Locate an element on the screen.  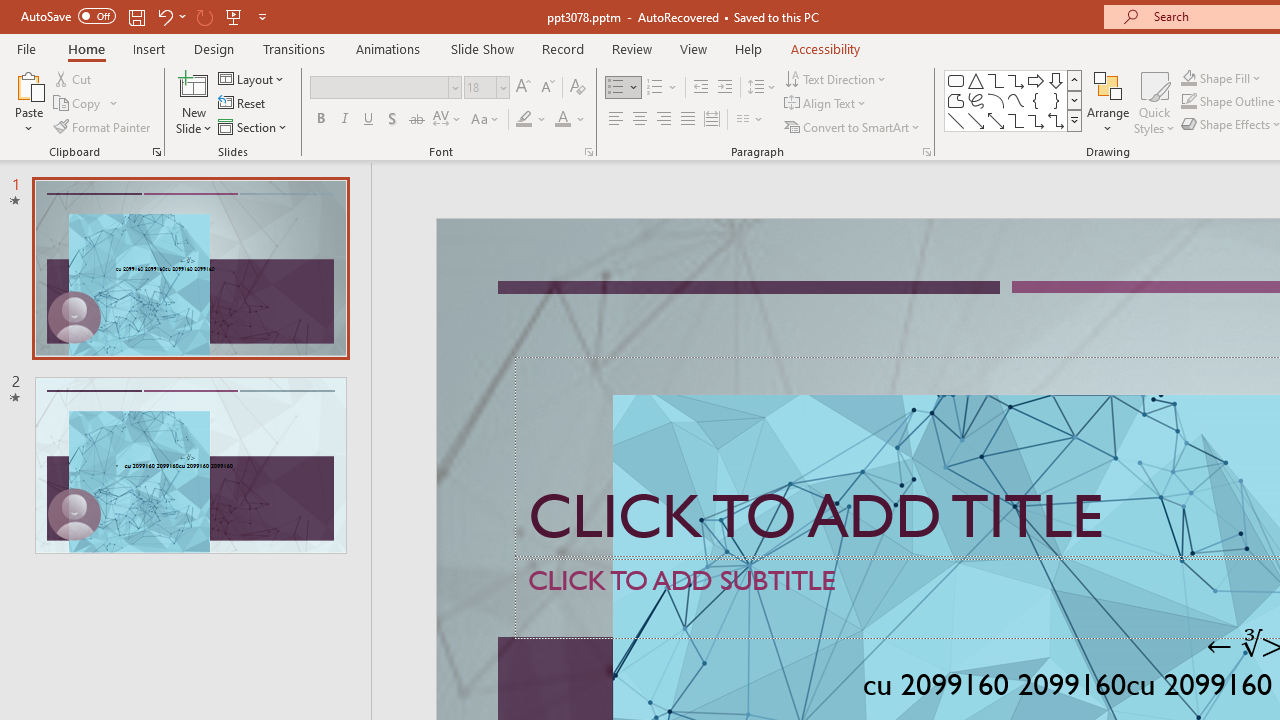
'AutomationID: ShapesInsertGallery' is located at coordinates (1014, 100).